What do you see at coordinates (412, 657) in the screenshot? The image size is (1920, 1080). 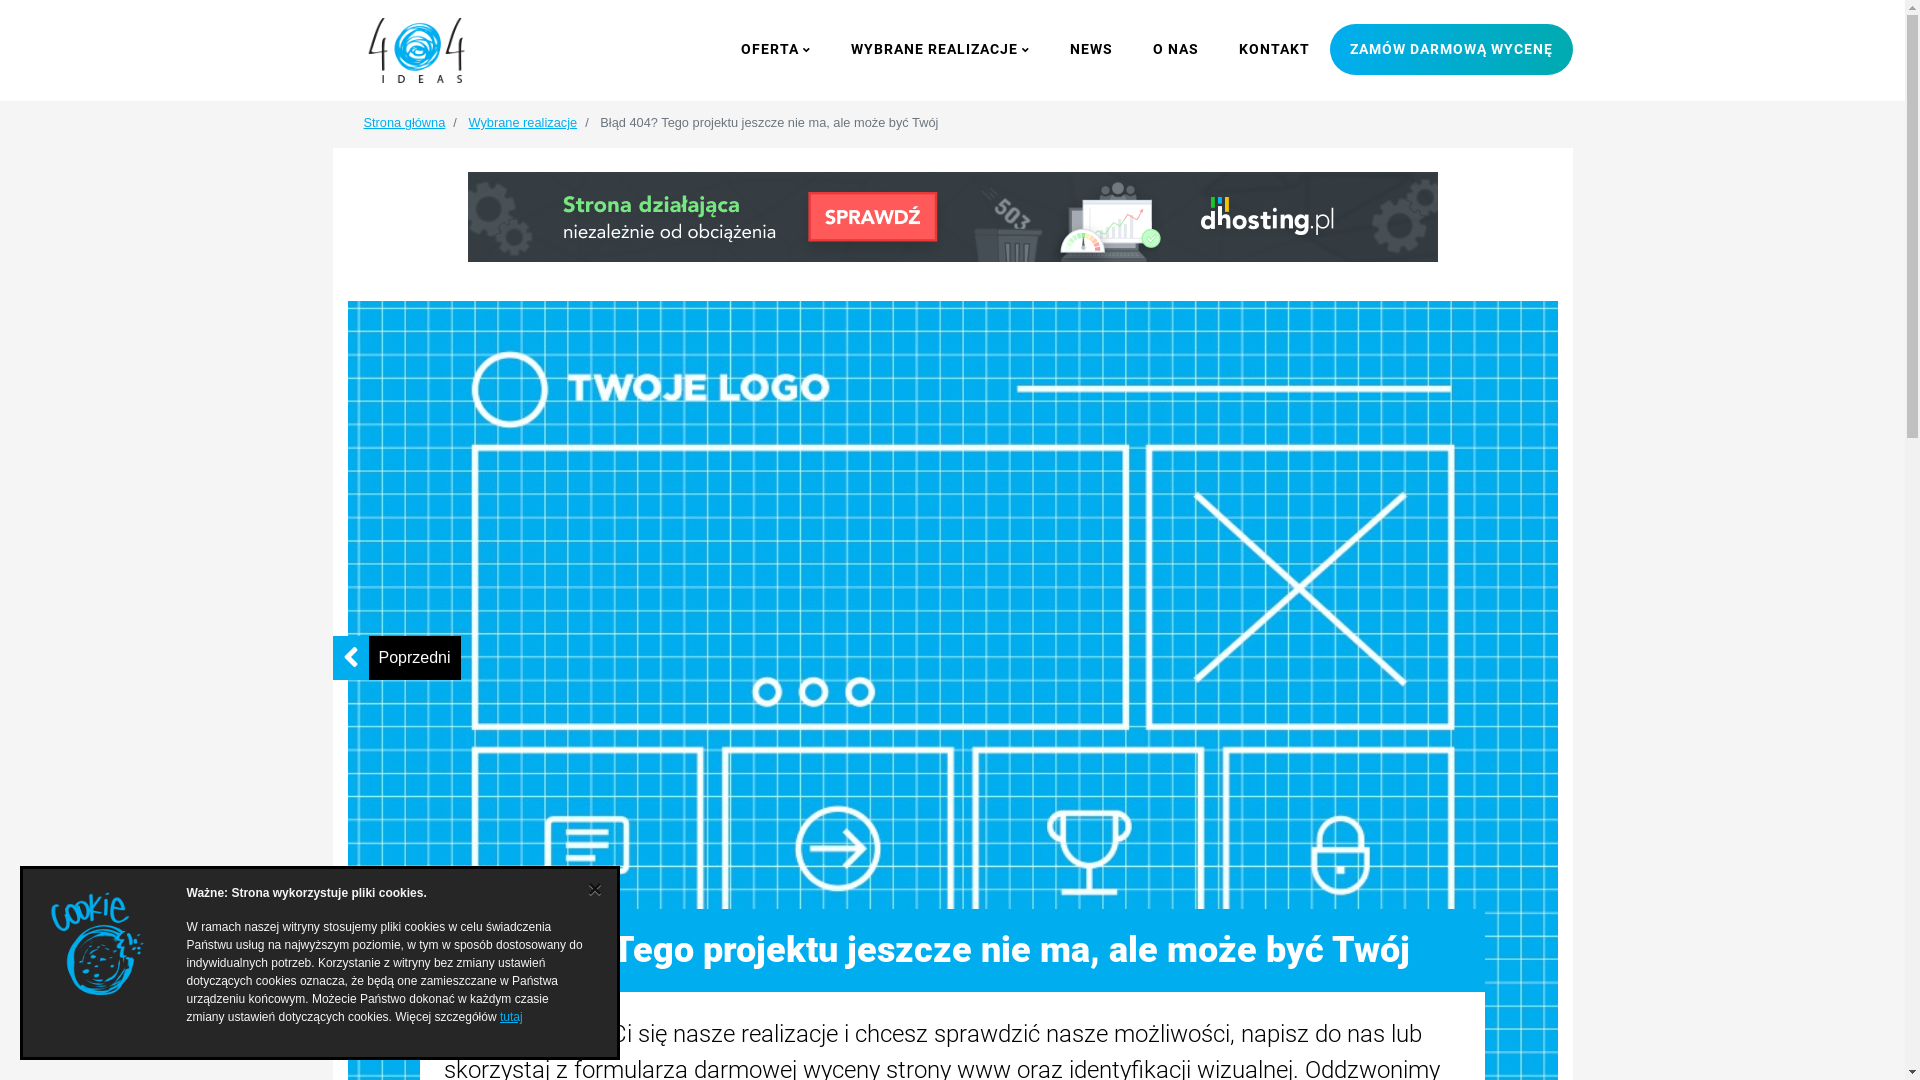 I see `'Poprzedni'` at bounding box center [412, 657].